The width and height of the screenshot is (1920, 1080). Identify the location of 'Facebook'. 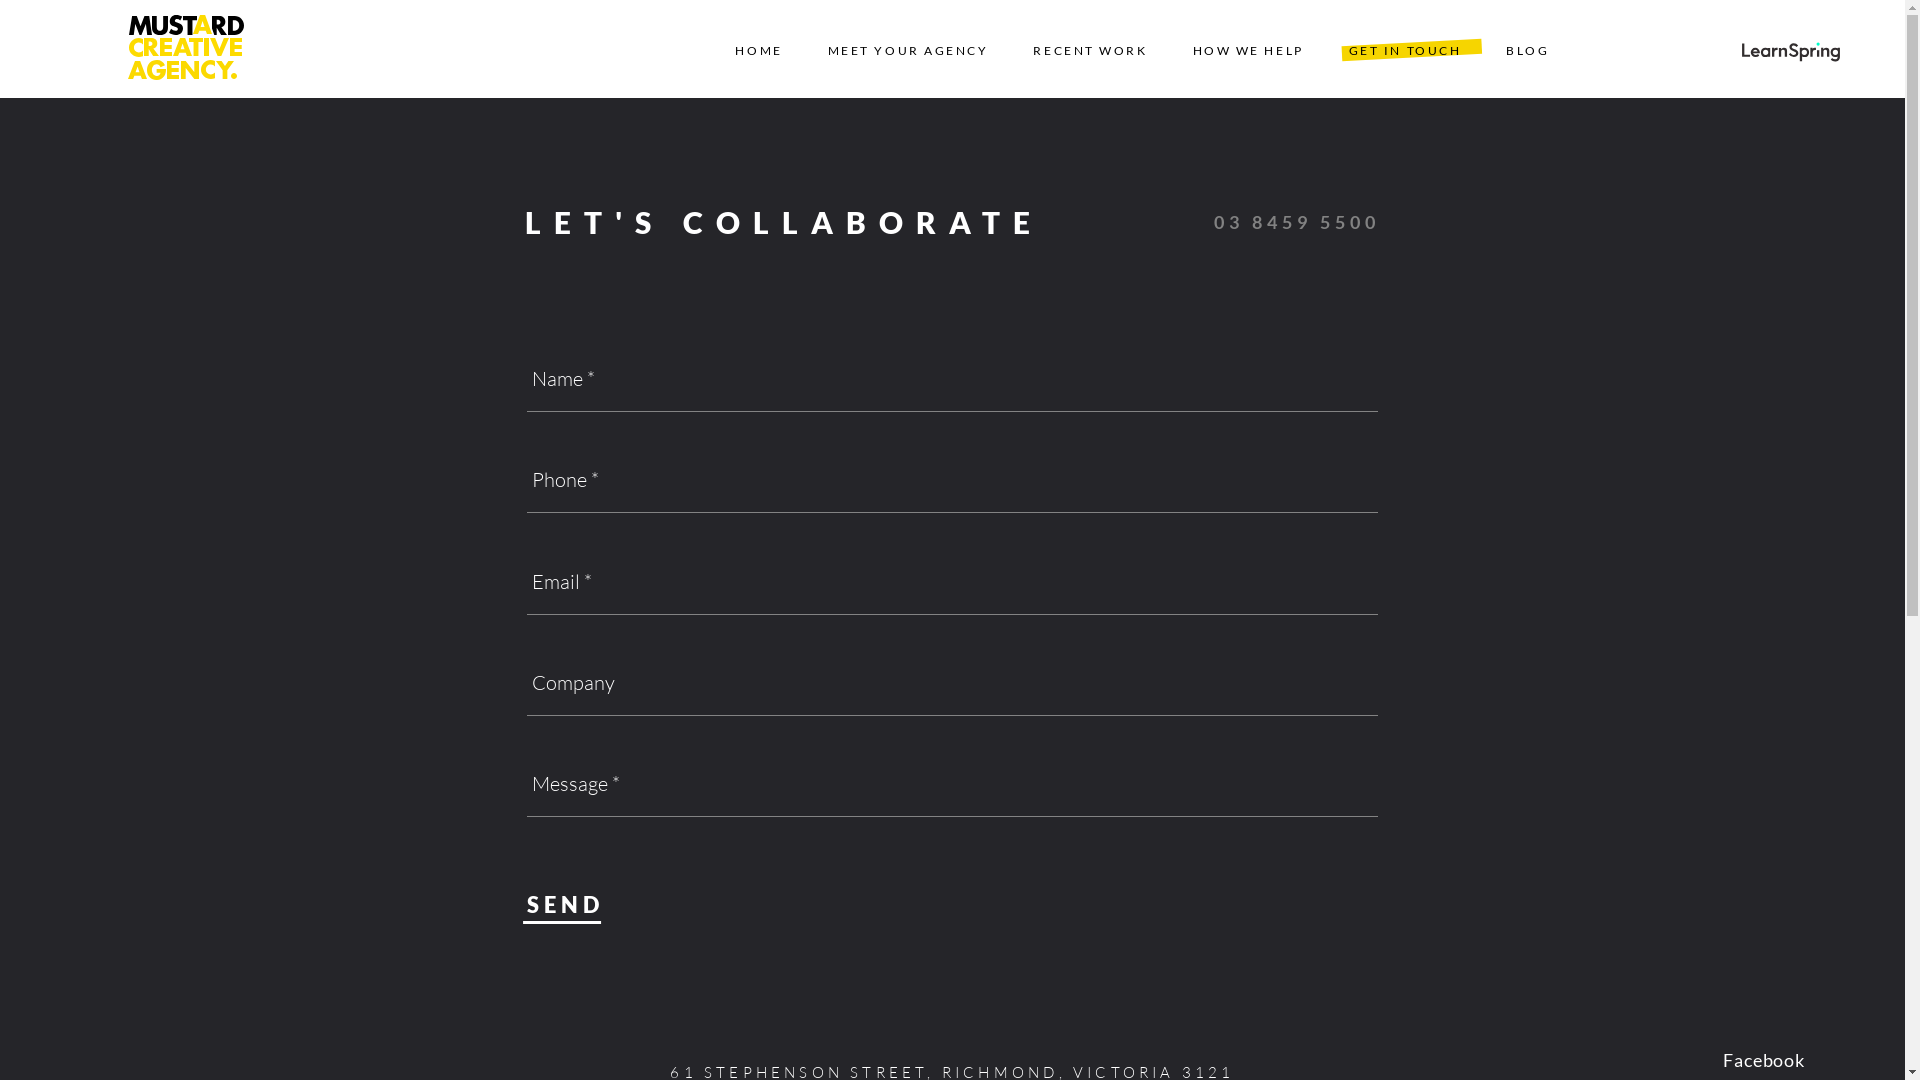
(1760, 1059).